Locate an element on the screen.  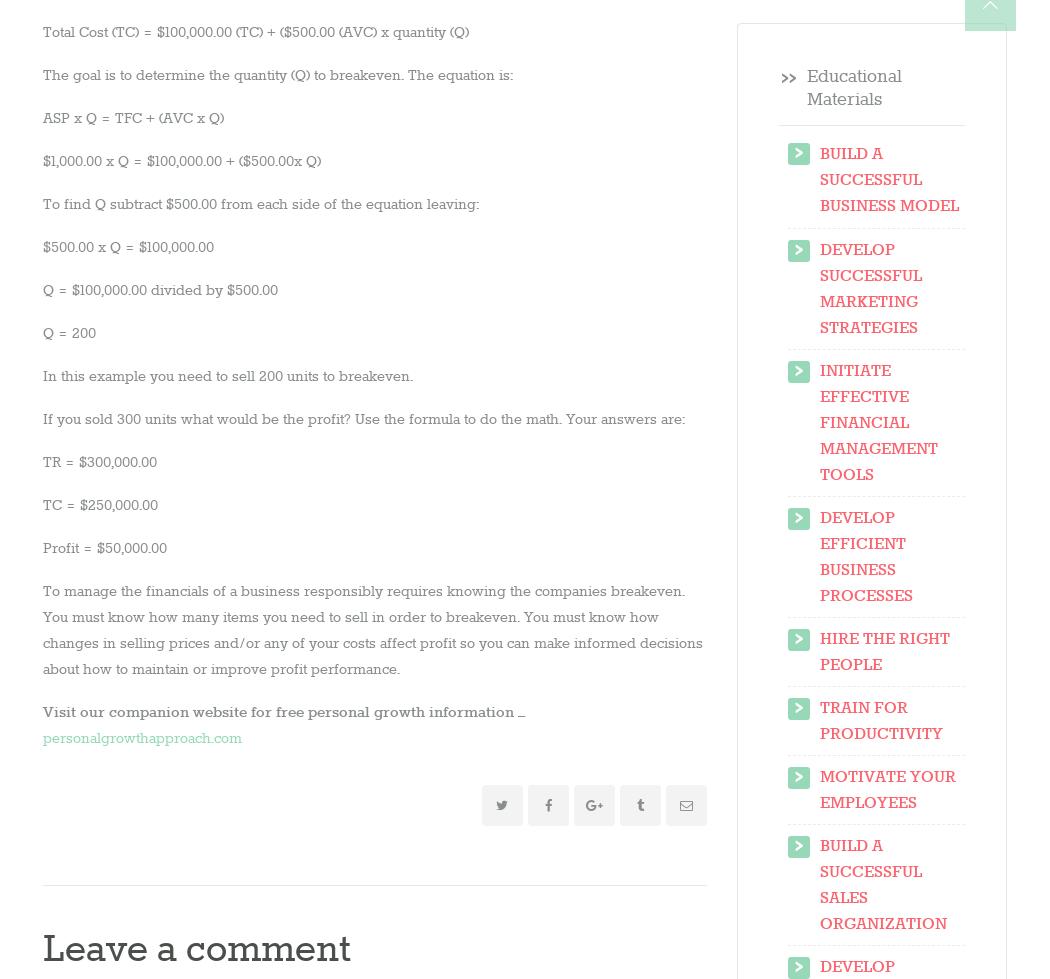
'$500.00 x Q = $100,000.00' is located at coordinates (127, 247).